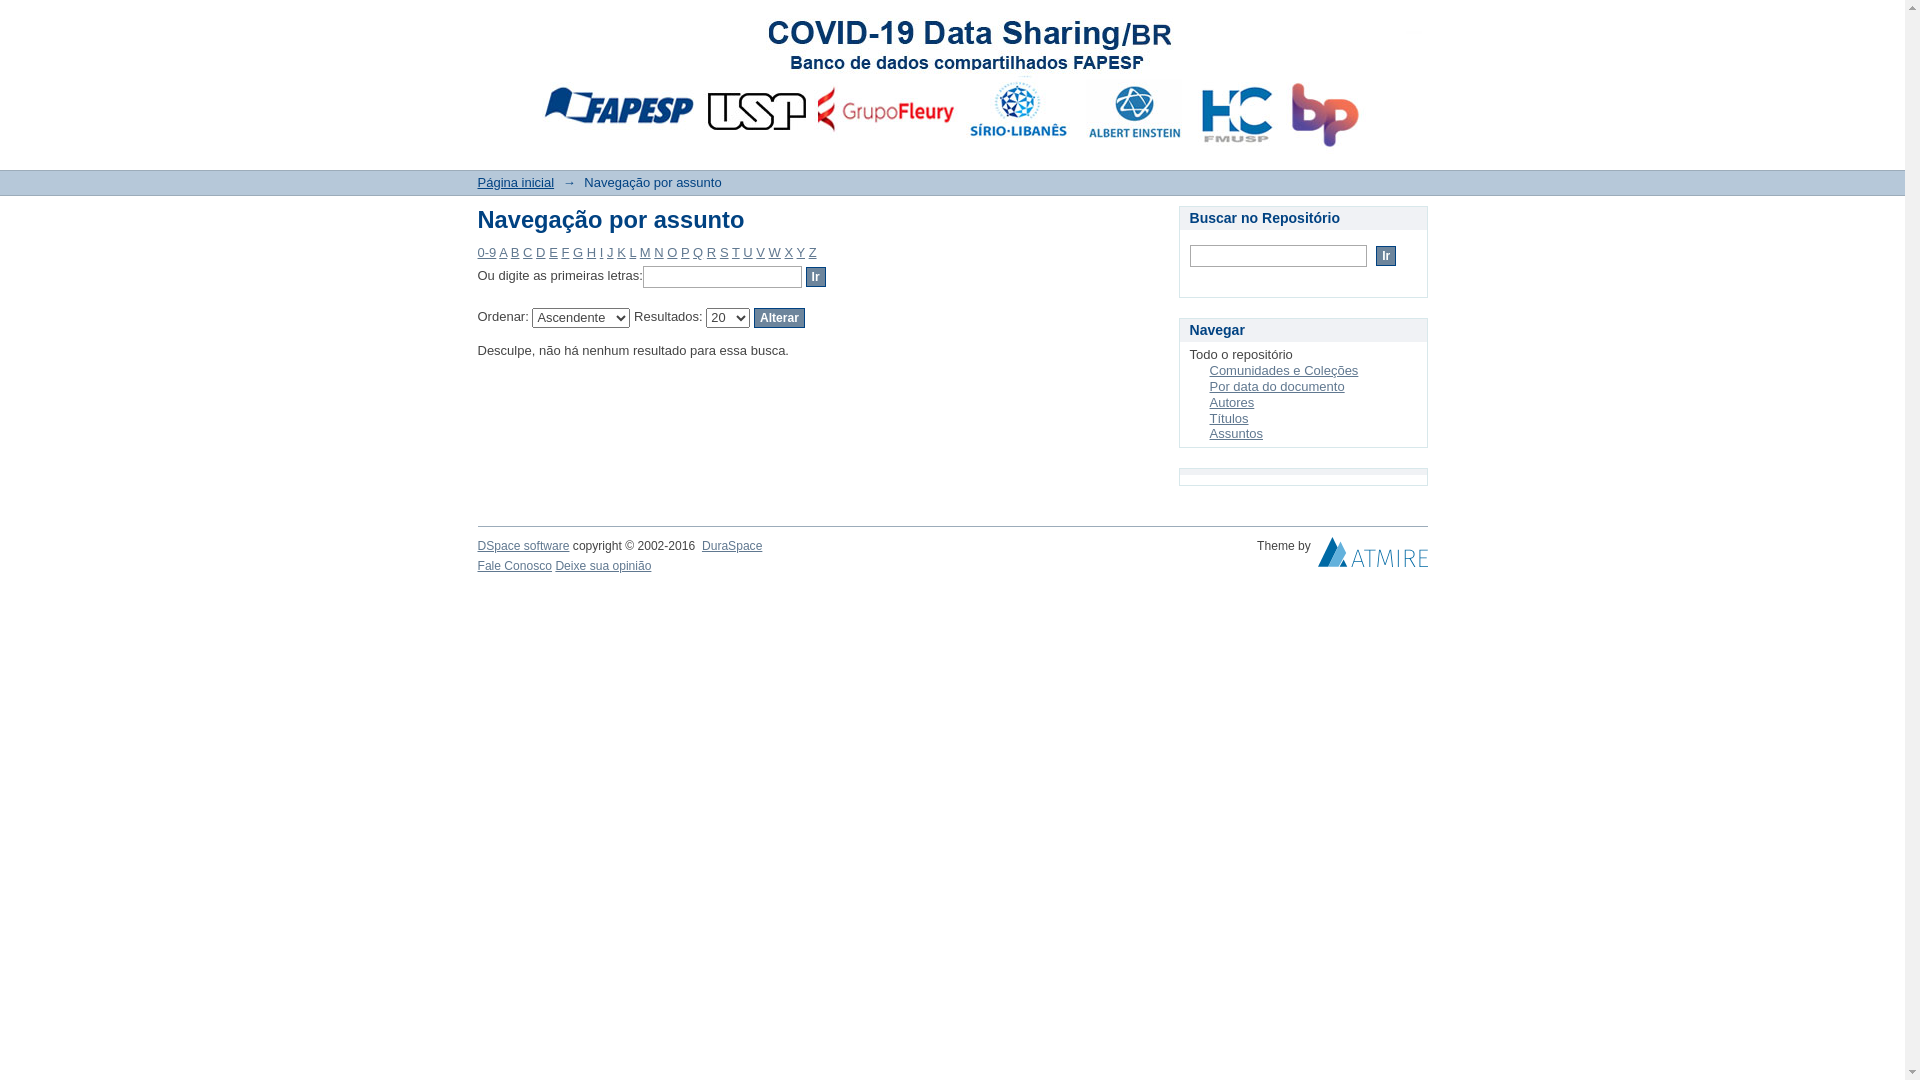 Image resolution: width=1920 pixels, height=1080 pixels. I want to click on 'Fale Conosco', so click(515, 566).